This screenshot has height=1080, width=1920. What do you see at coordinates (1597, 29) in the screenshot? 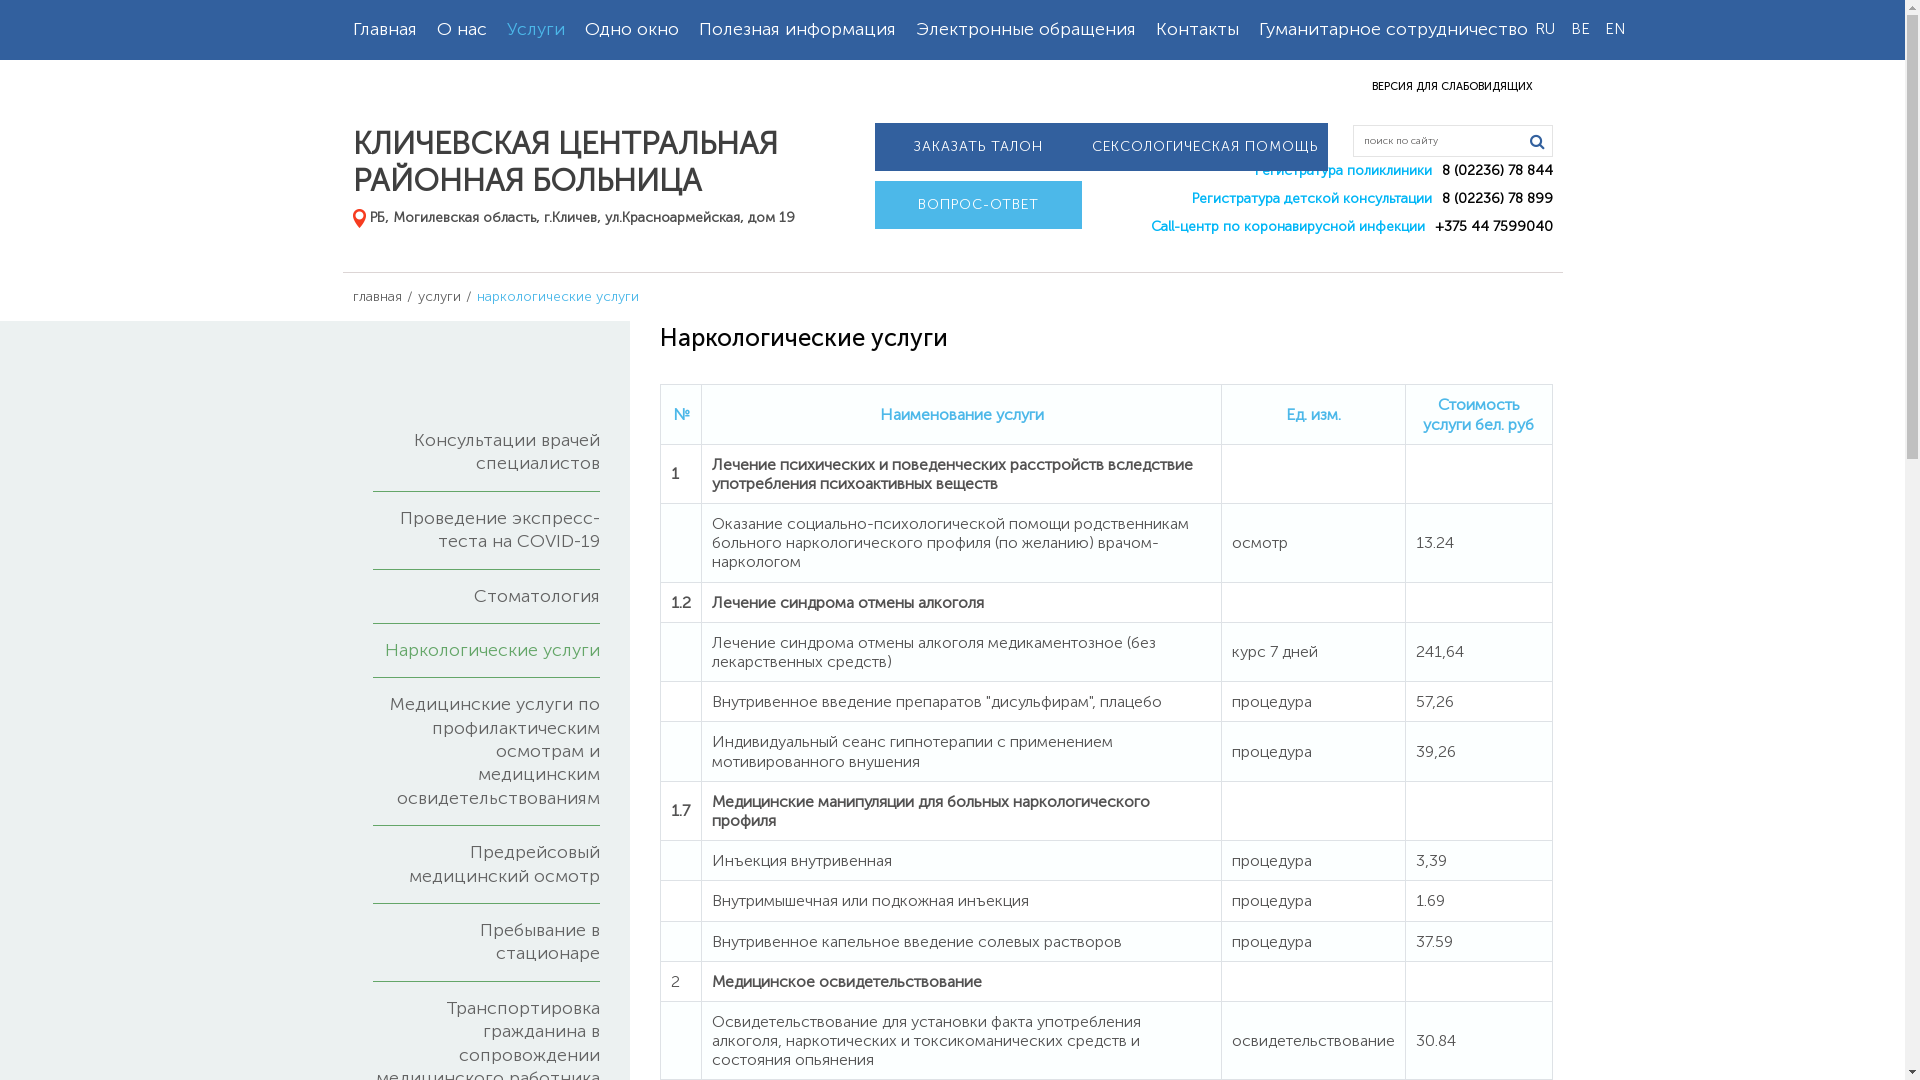
I see `'EN'` at bounding box center [1597, 29].